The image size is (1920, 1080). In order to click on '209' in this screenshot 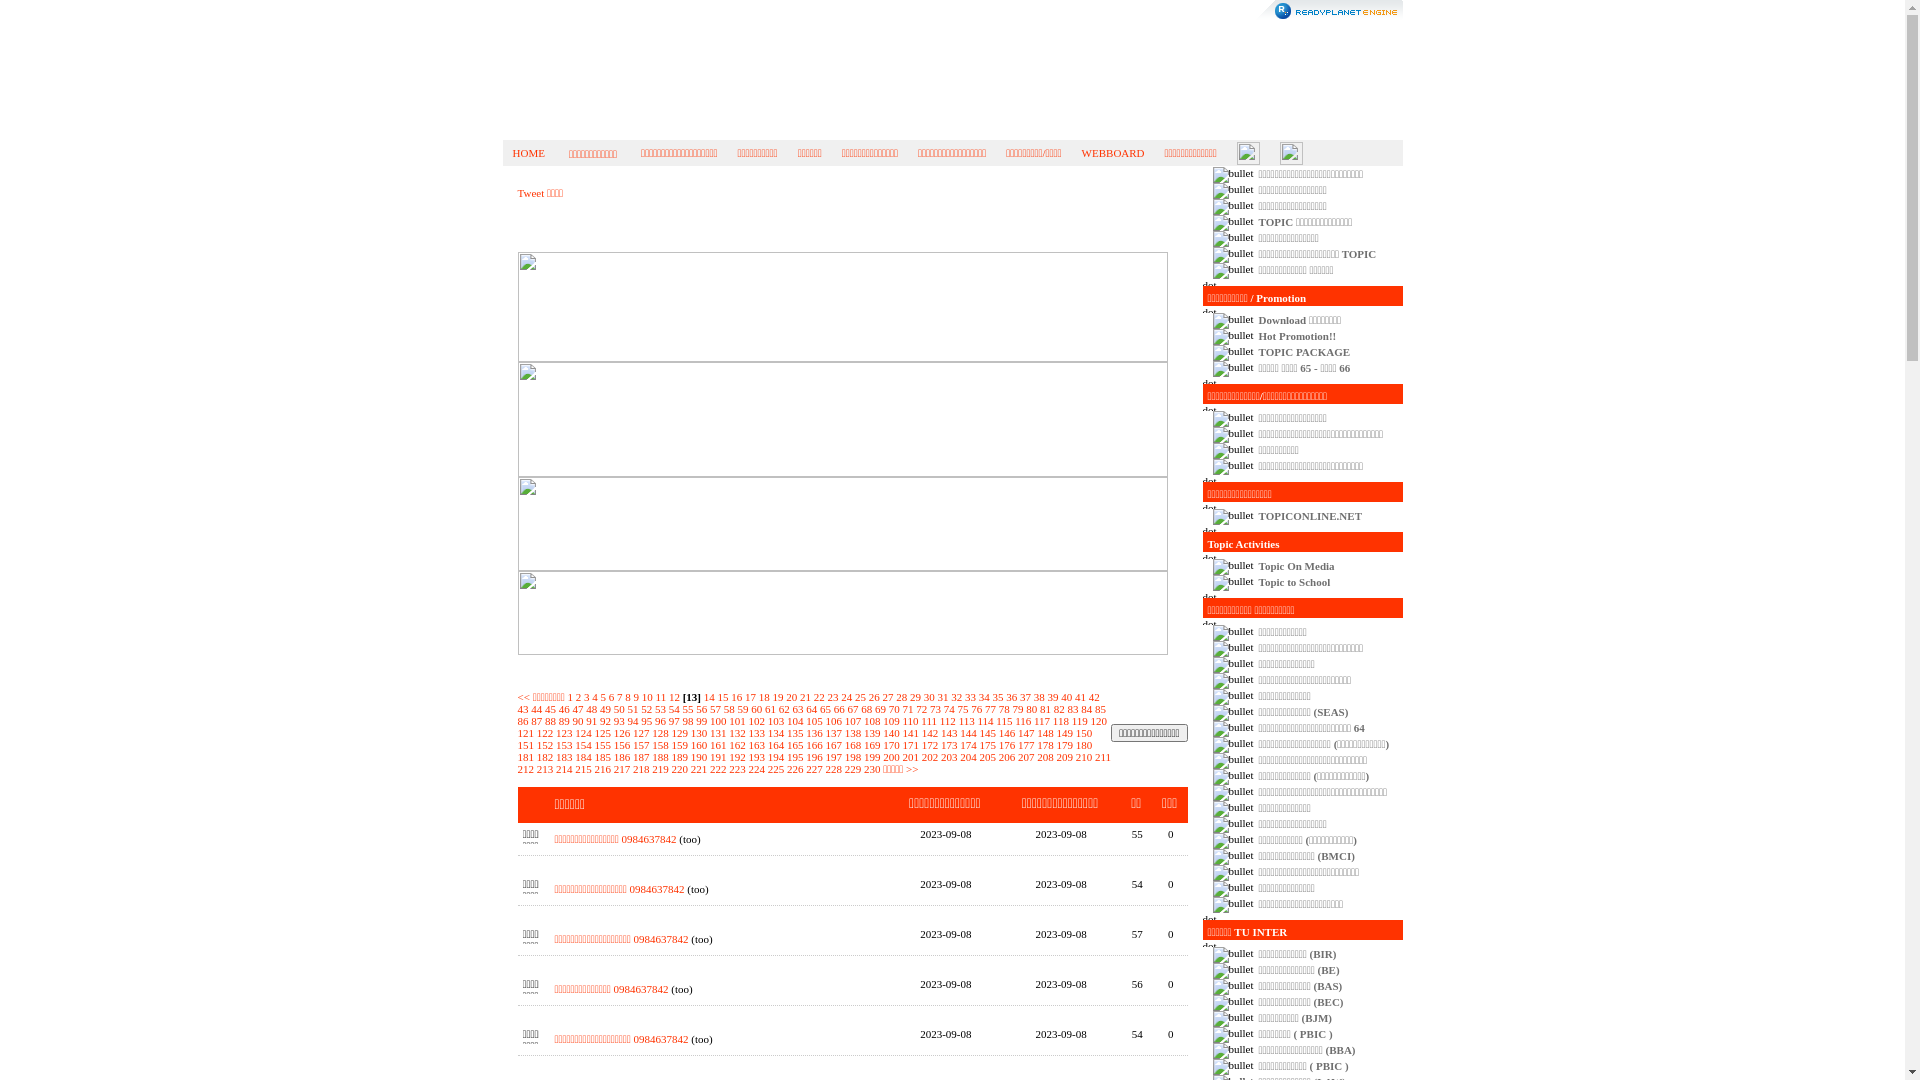, I will do `click(1063, 756)`.